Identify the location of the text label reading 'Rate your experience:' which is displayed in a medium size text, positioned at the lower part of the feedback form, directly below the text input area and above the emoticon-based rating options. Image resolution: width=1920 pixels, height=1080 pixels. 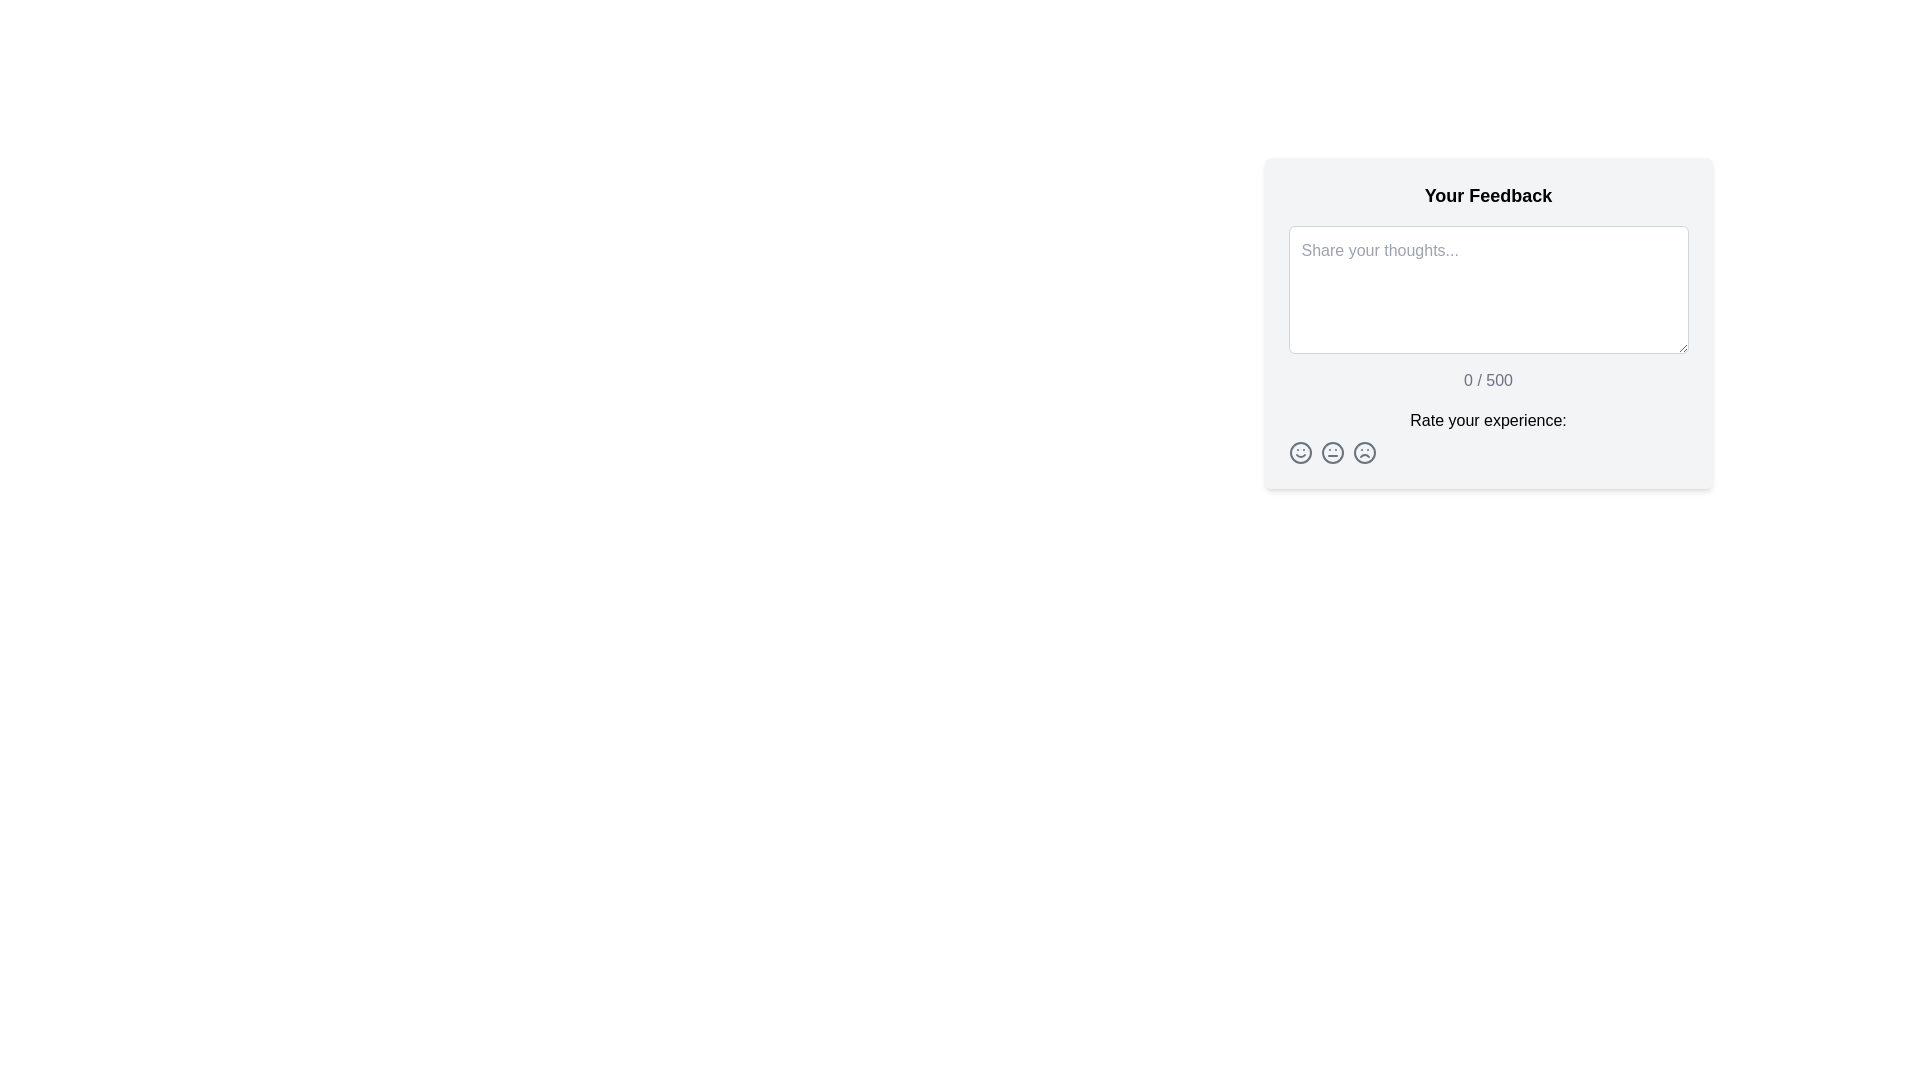
(1488, 419).